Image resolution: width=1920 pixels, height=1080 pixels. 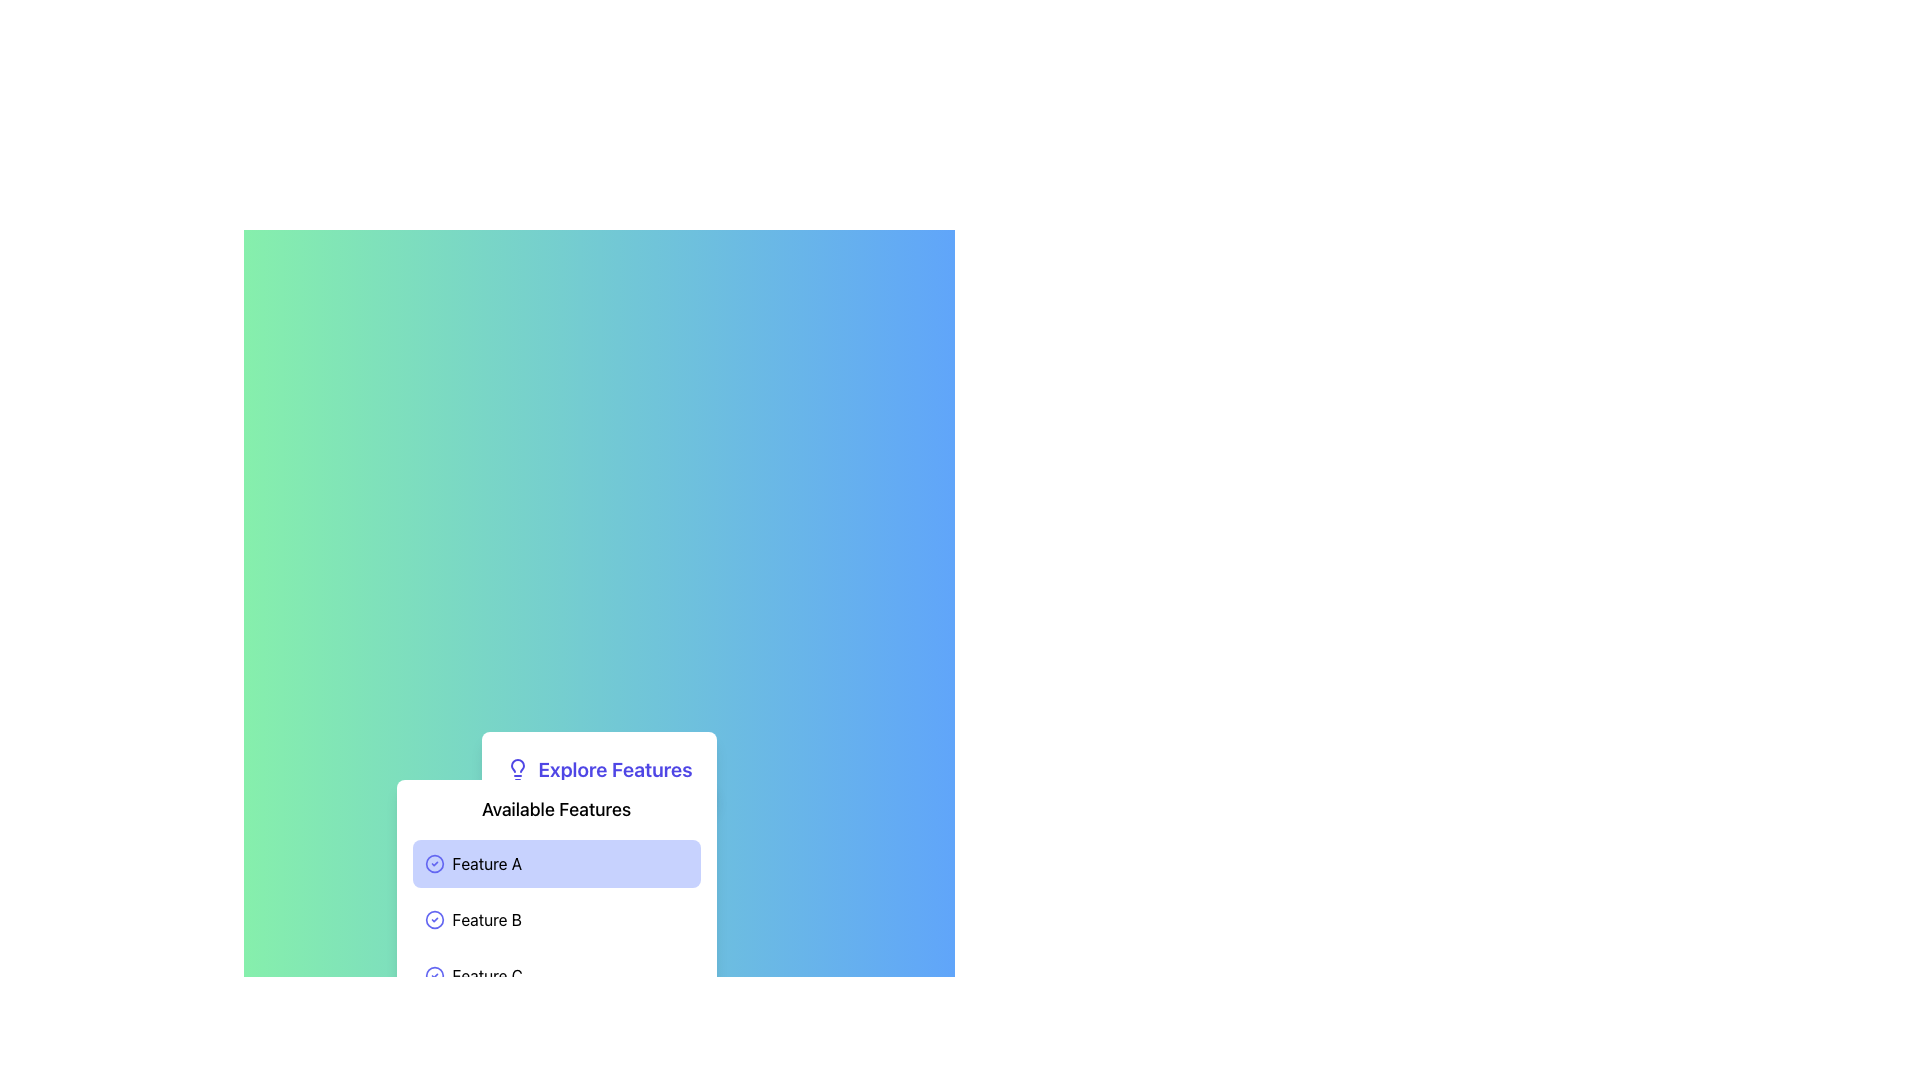 I want to click on the second list item labeled 'Feature B' in the menu, so click(x=556, y=920).